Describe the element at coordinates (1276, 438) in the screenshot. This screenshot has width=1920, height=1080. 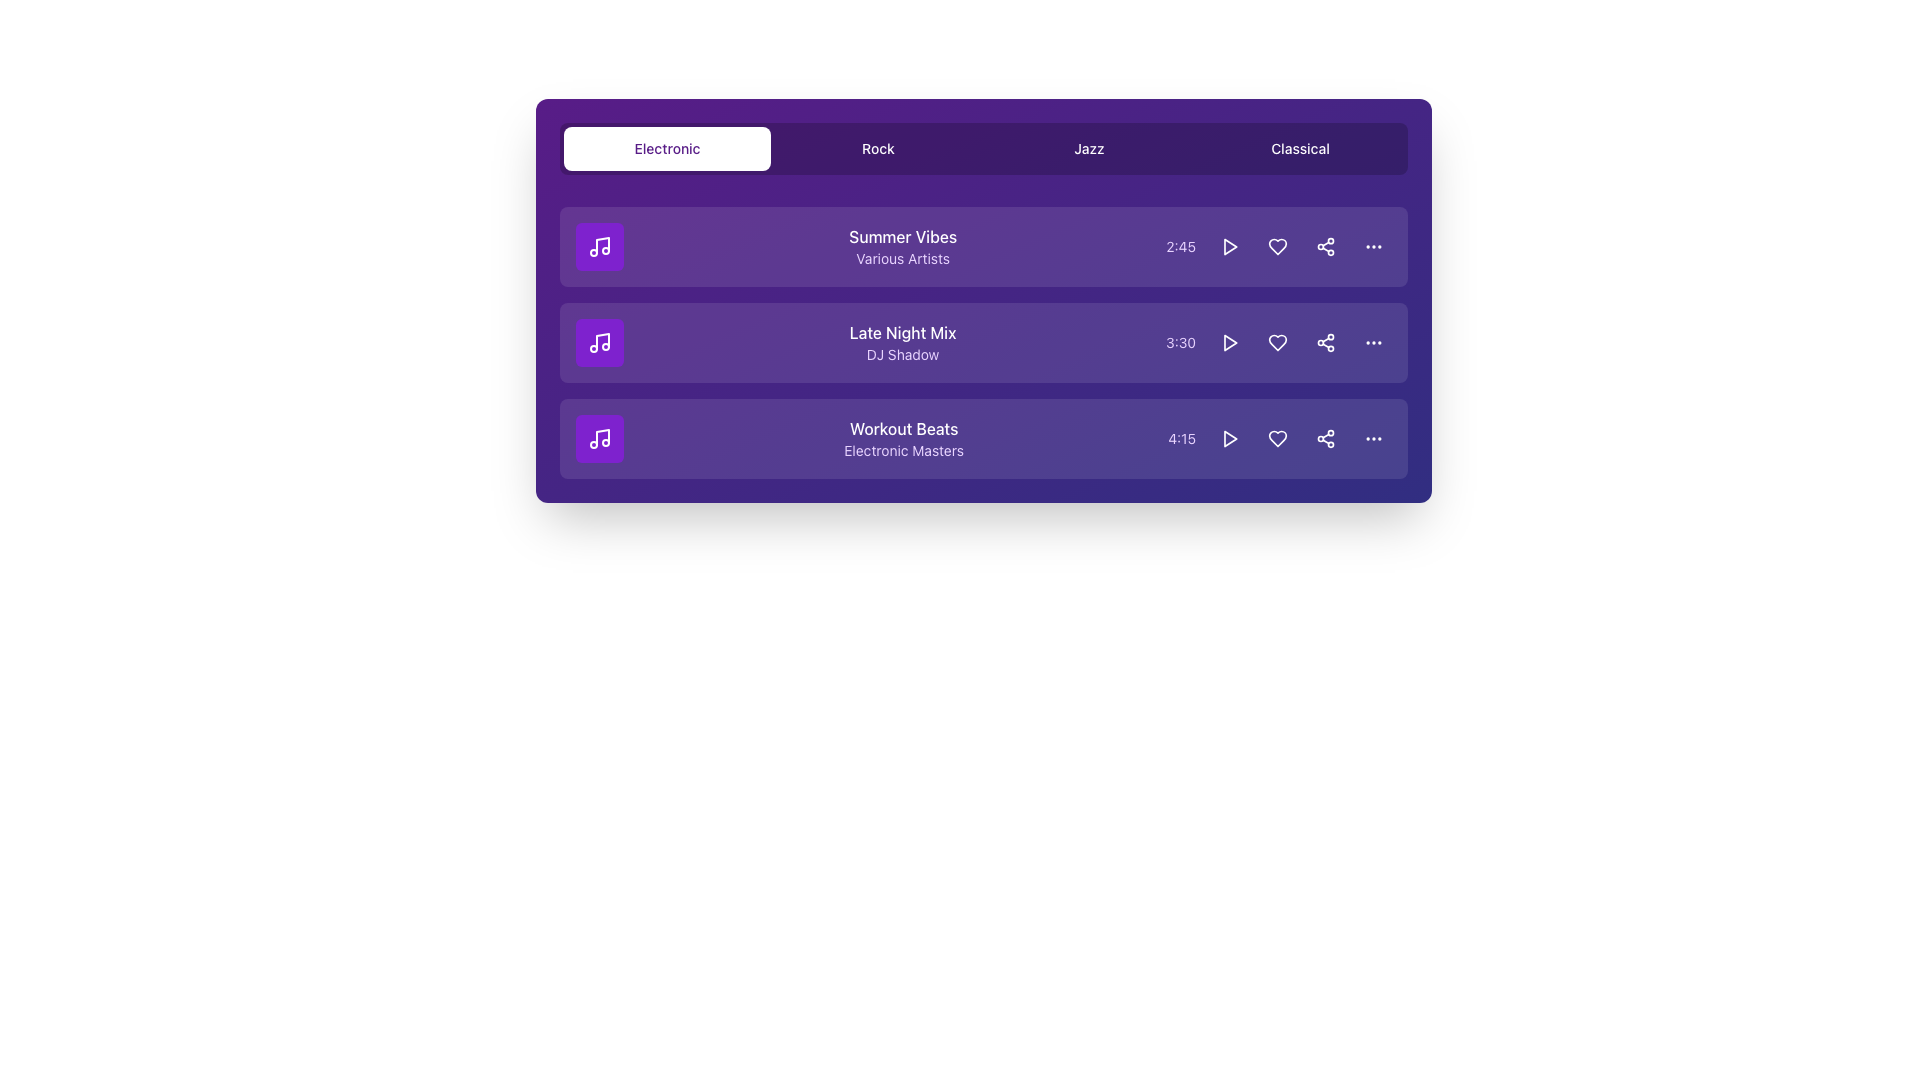
I see `the heart-shaped icon button, which is a minimalistic outlined design located in the action column of the third item in a vertical list` at that location.